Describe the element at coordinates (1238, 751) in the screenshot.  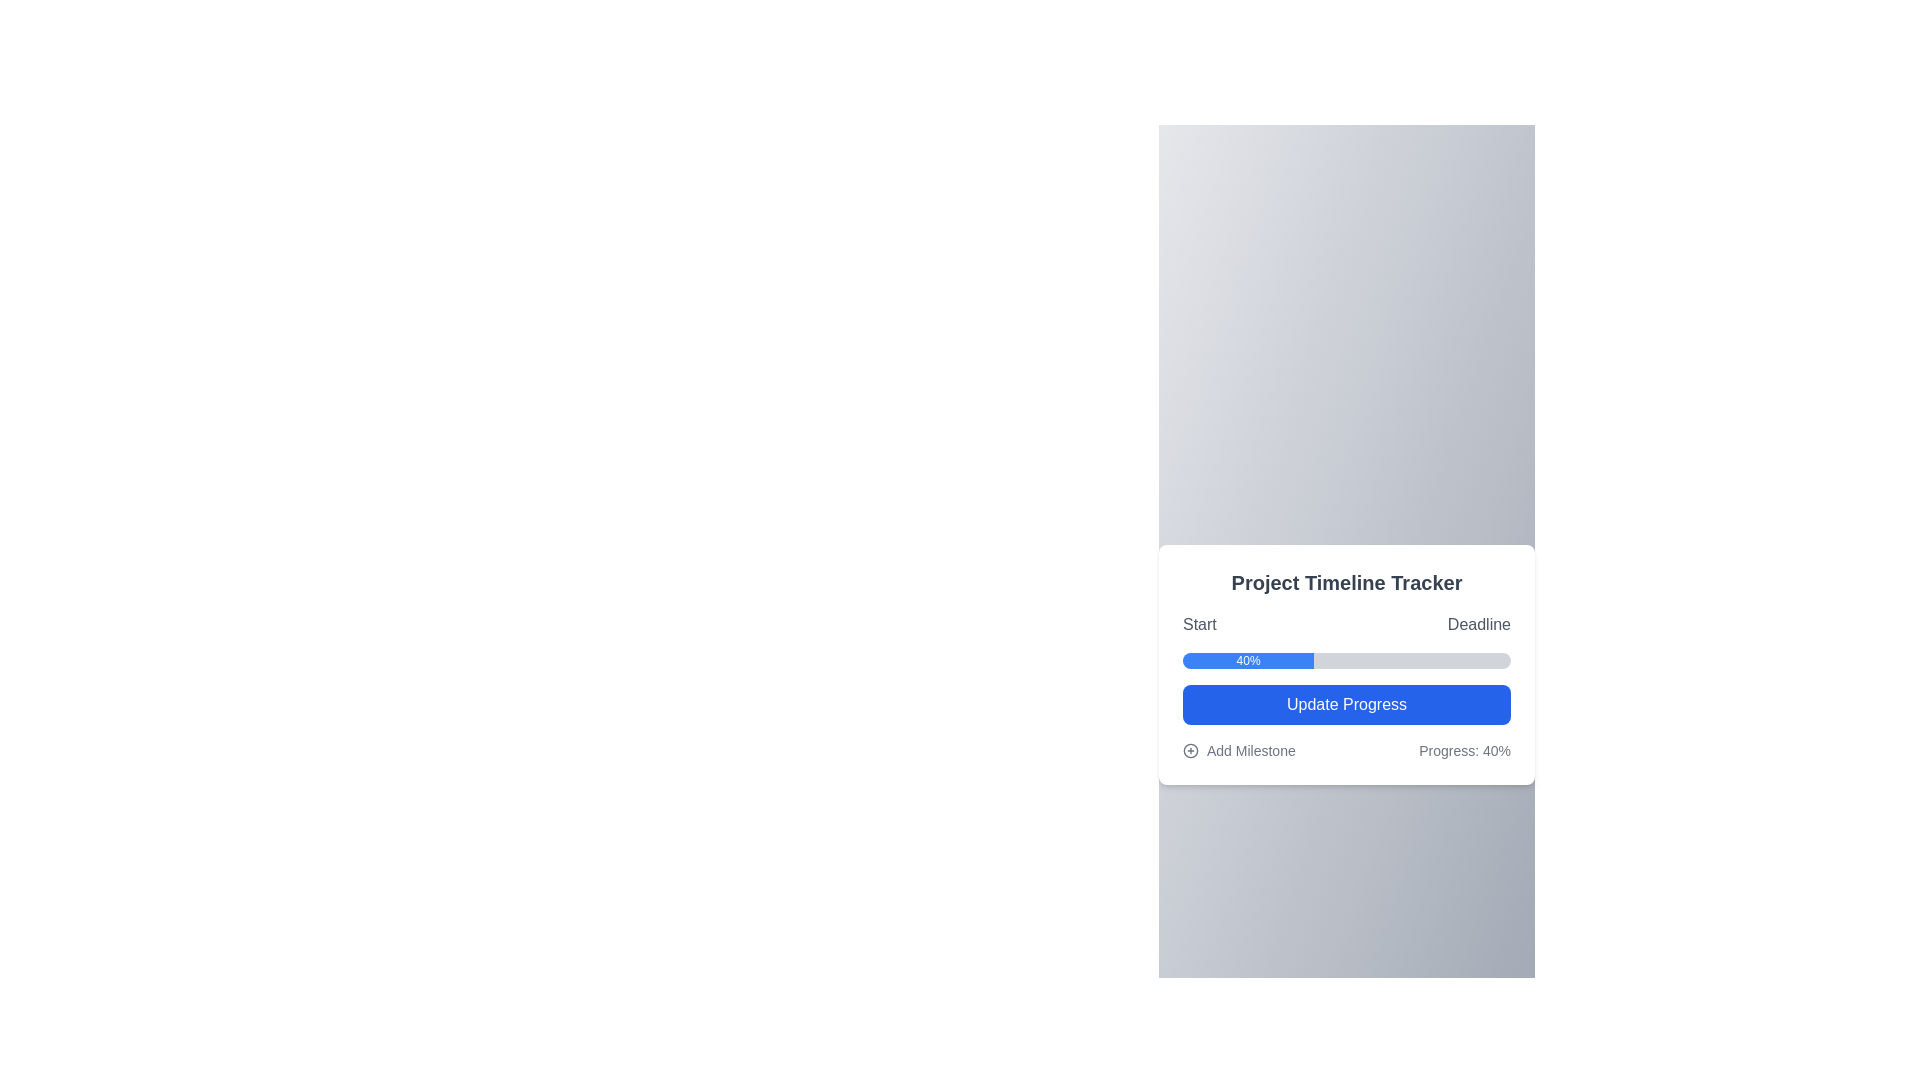
I see `the 'Add Milestone' button with a circular '+' icon to change its text color to blue` at that location.